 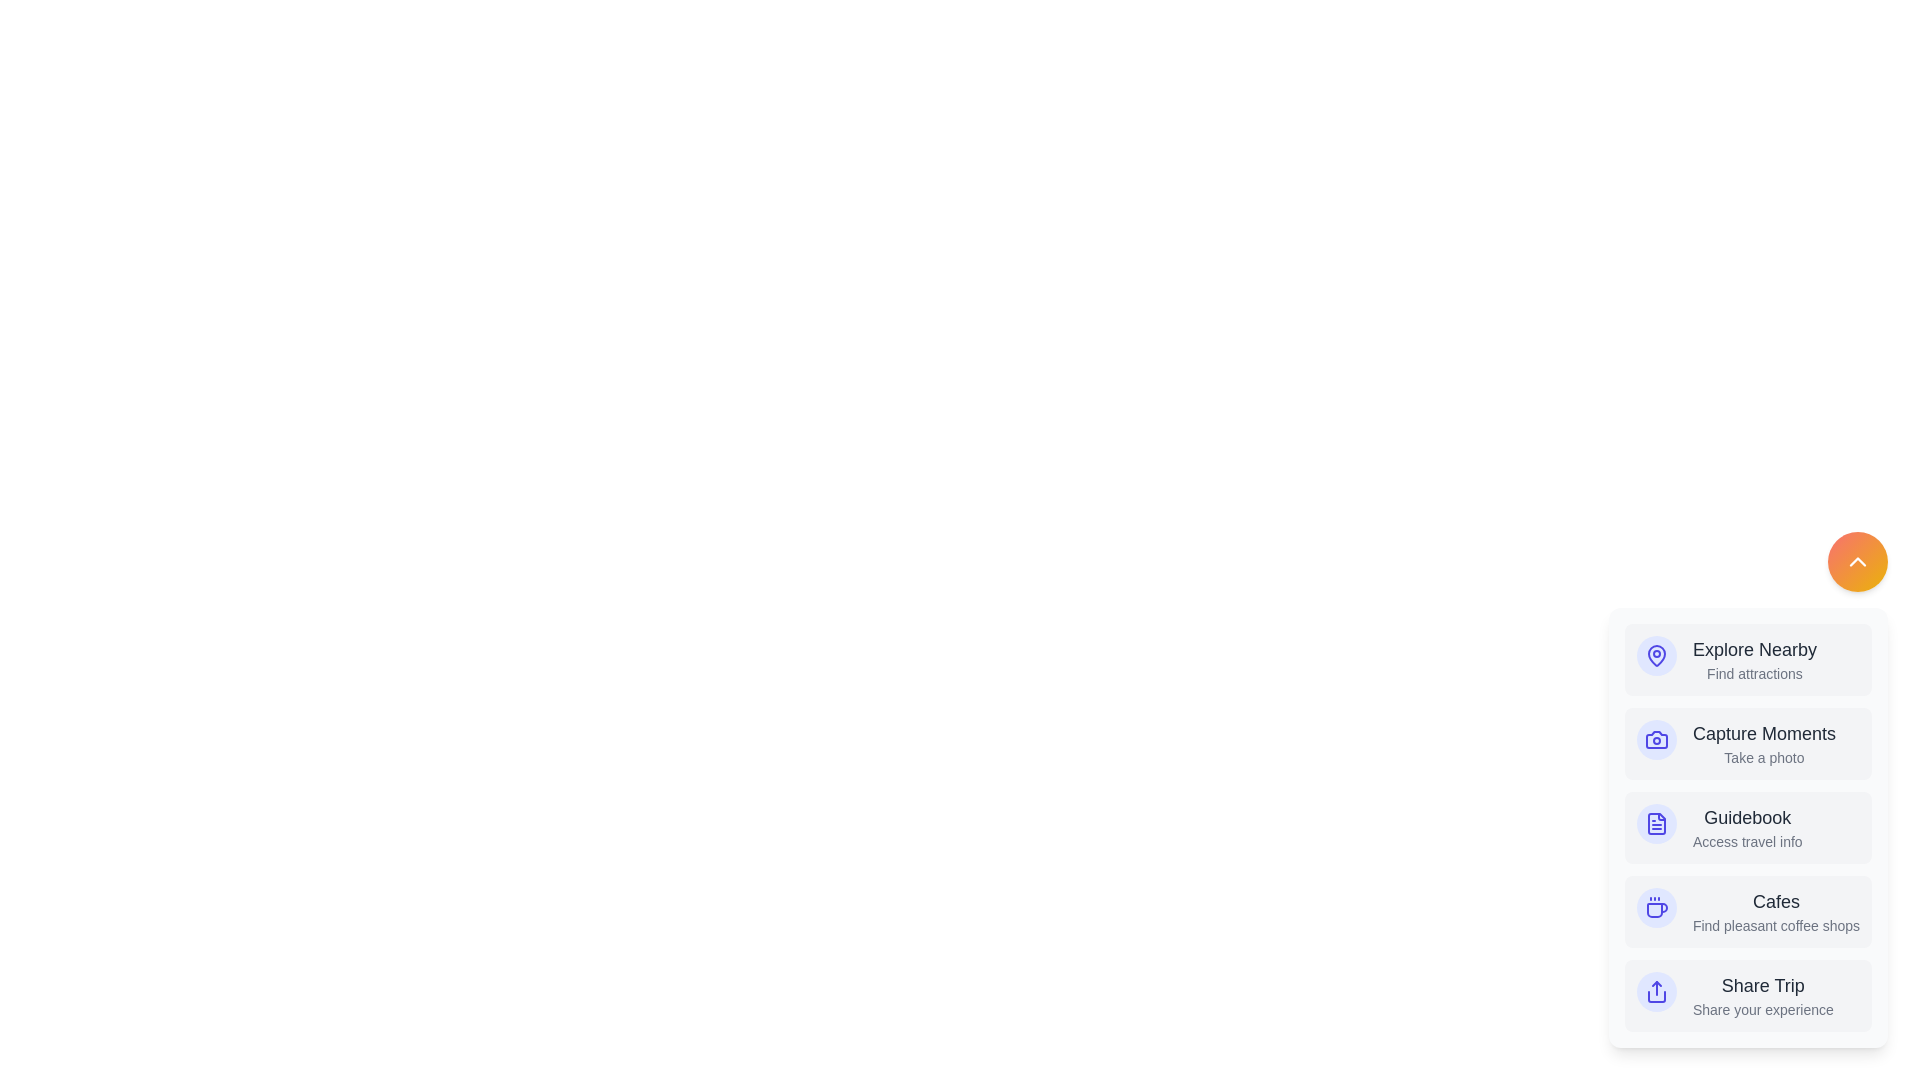 I want to click on the menu item Guidebook to perform the associated action, so click(x=1746, y=828).